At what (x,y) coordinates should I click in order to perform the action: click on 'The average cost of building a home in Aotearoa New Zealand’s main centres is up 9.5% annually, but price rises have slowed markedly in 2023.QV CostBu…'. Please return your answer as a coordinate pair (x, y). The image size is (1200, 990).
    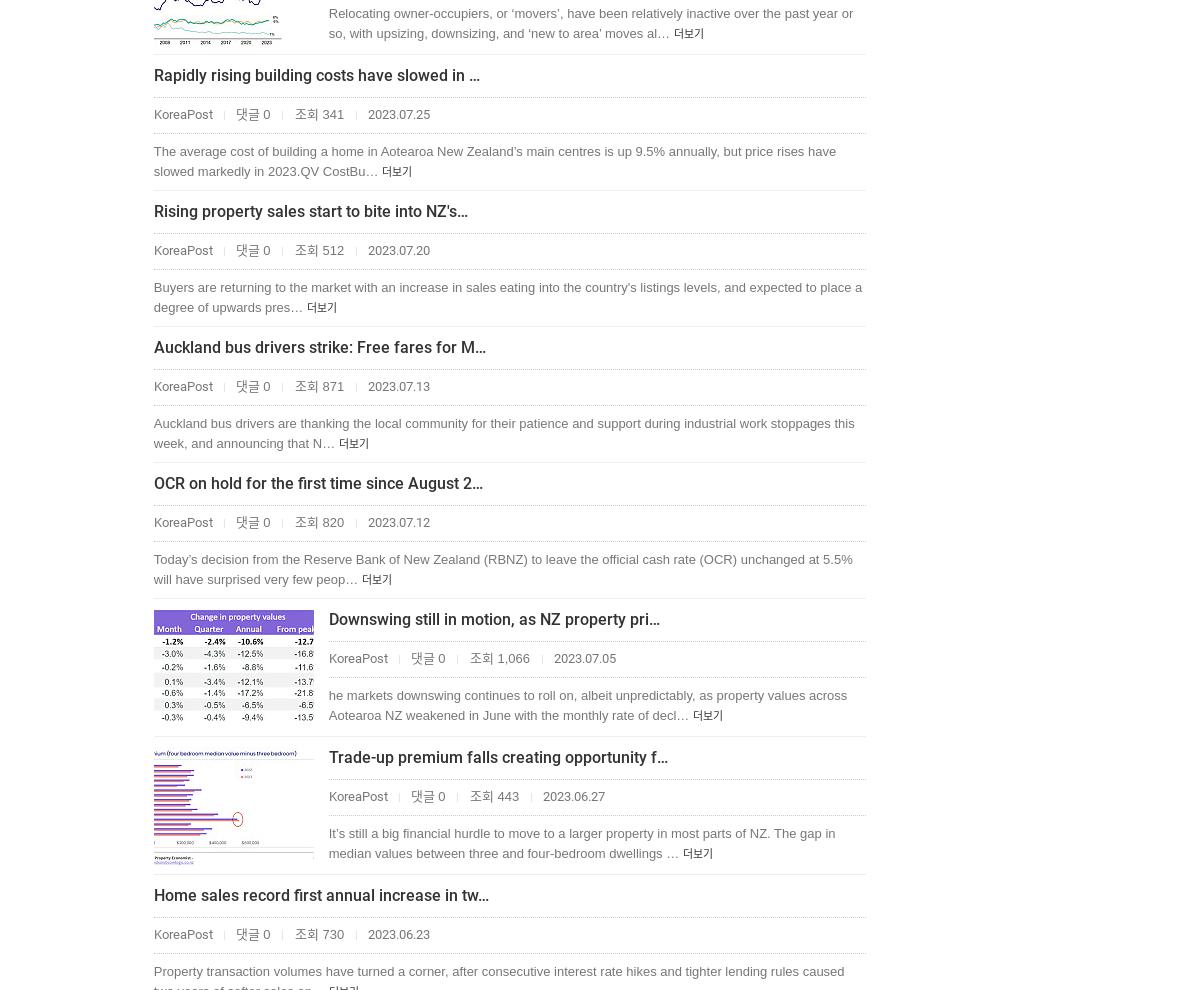
    Looking at the image, I should click on (493, 161).